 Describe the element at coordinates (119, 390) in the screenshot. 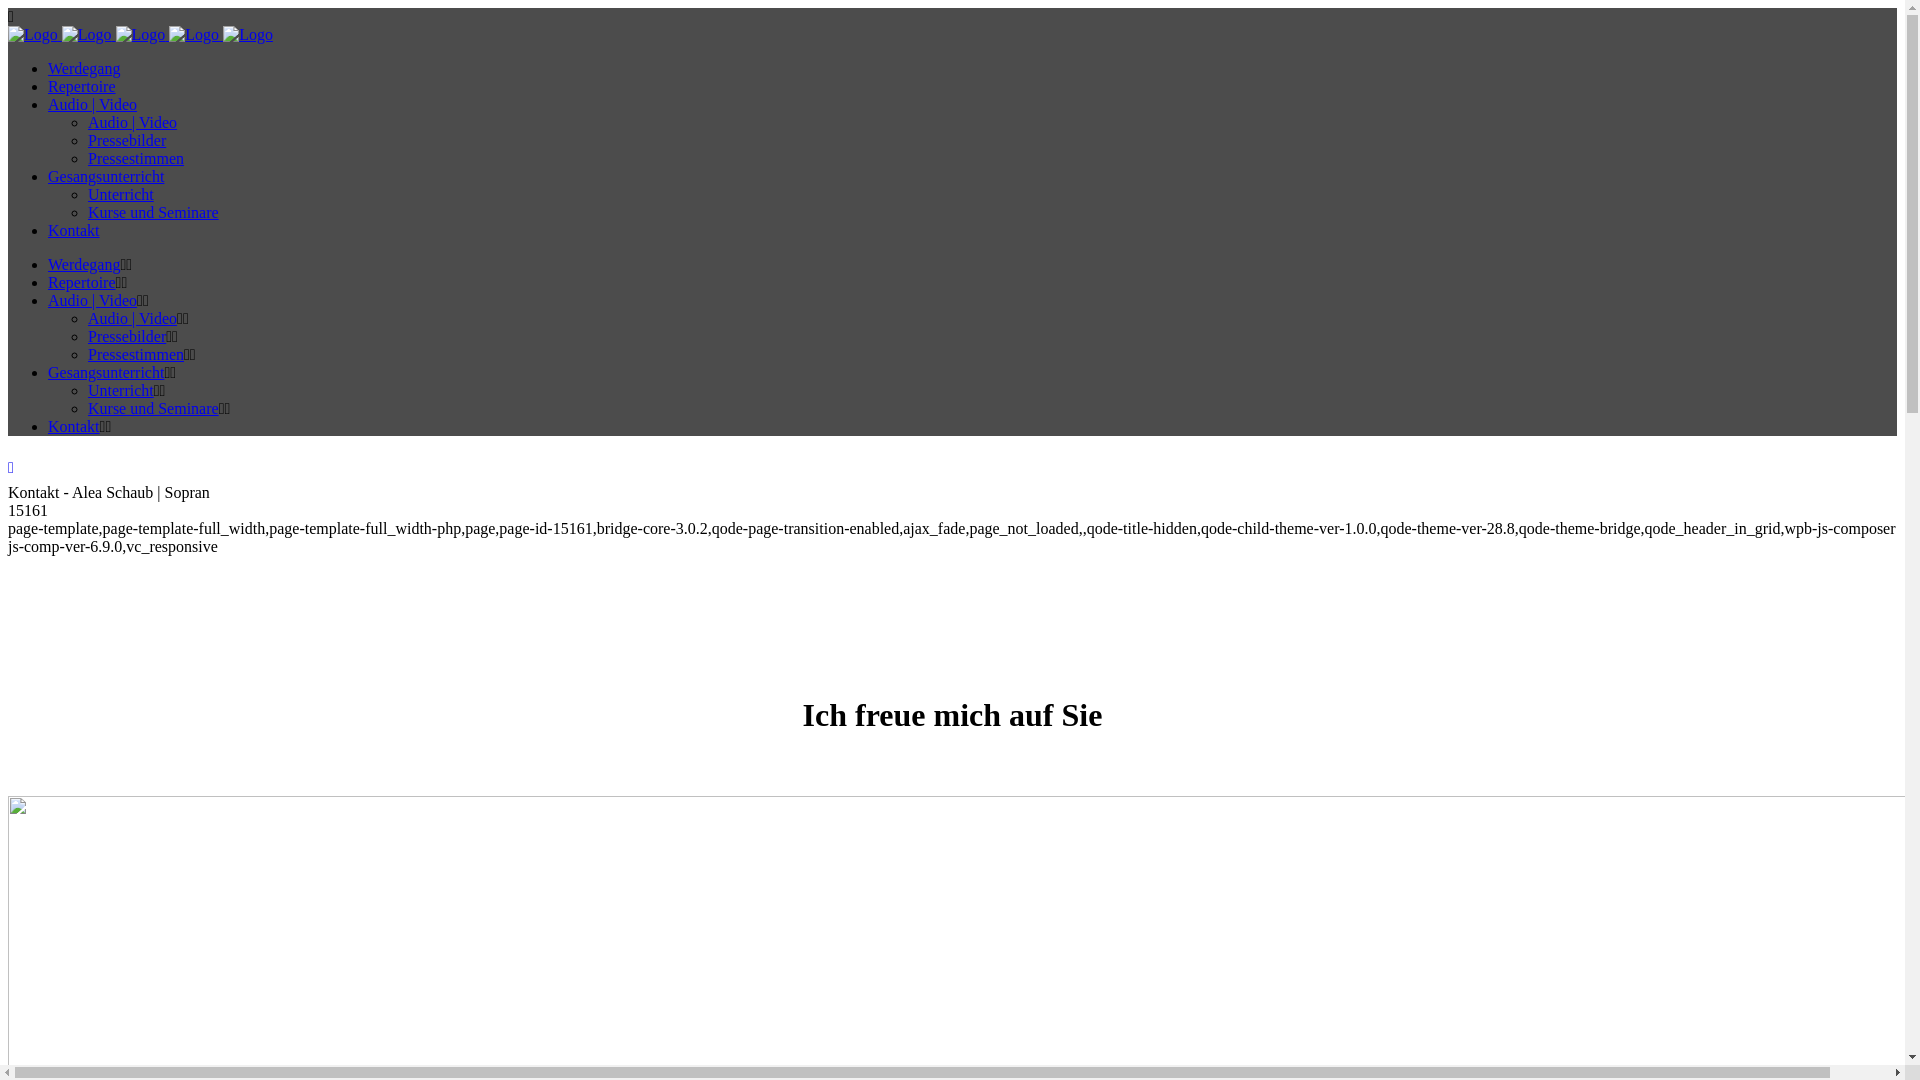

I see `'Unterricht'` at that location.